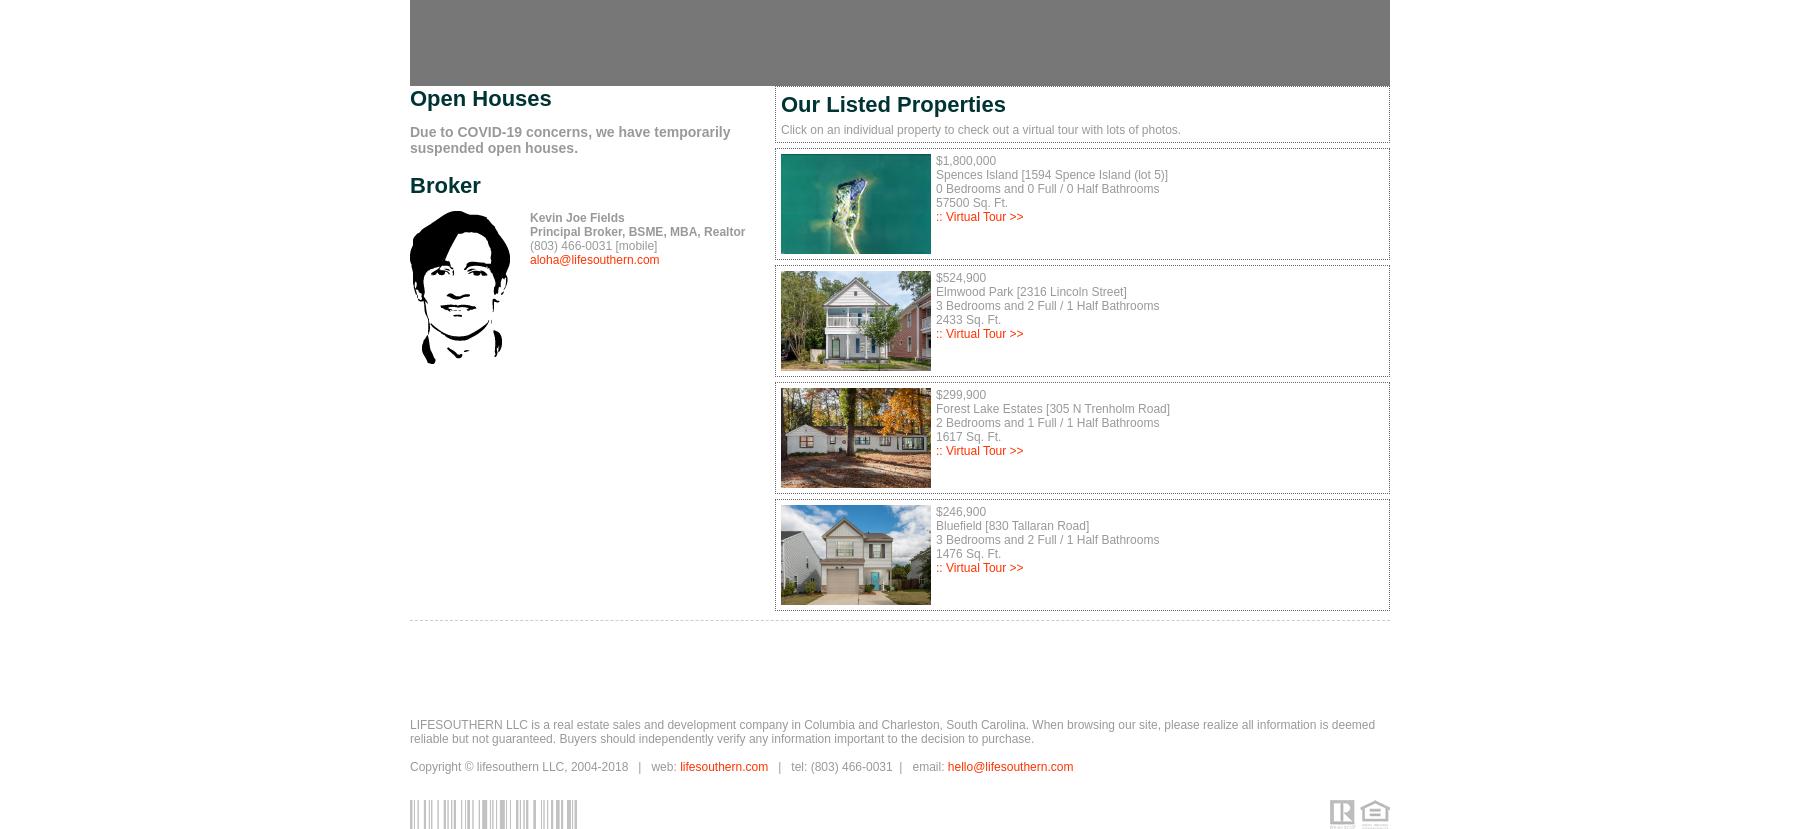 This screenshot has height=829, width=1800. What do you see at coordinates (960, 395) in the screenshot?
I see `'$299,900'` at bounding box center [960, 395].